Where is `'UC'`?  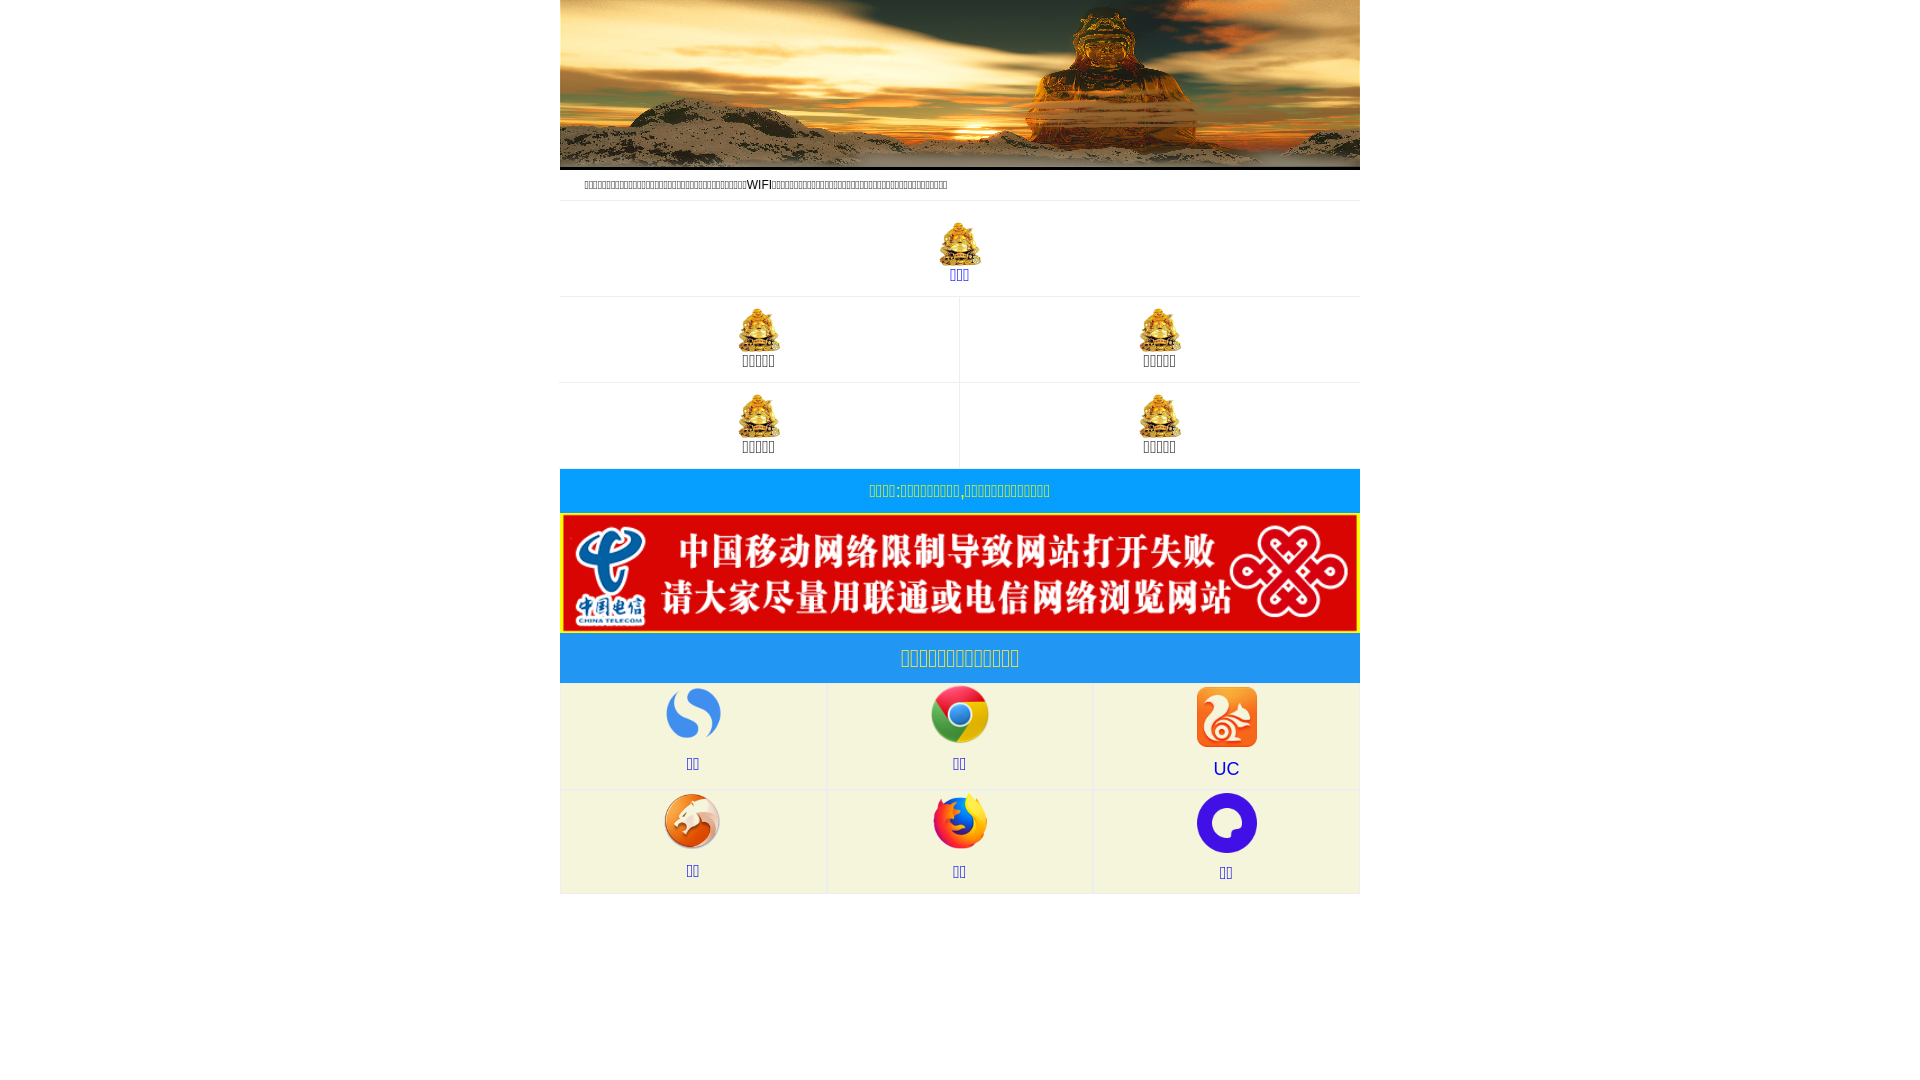
'UC' is located at coordinates (1225, 736).